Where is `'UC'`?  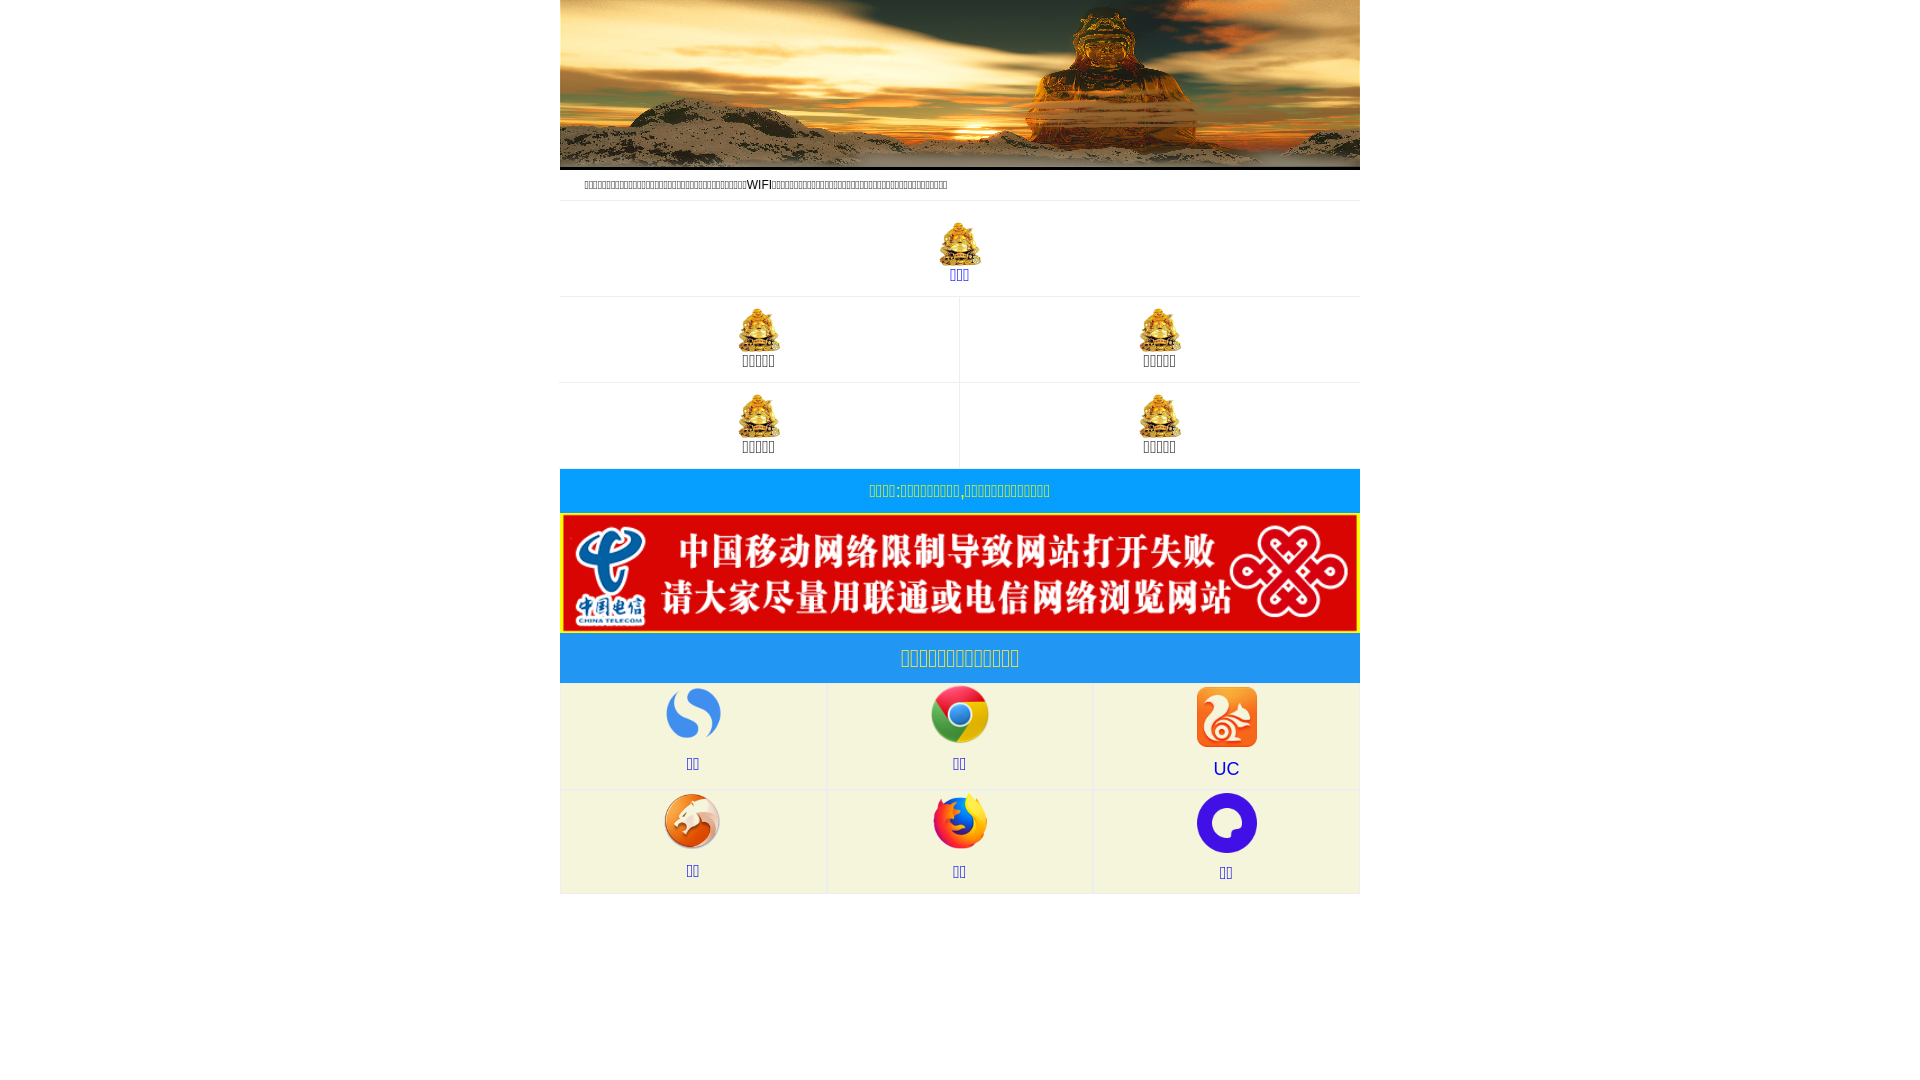
'UC' is located at coordinates (1225, 736).